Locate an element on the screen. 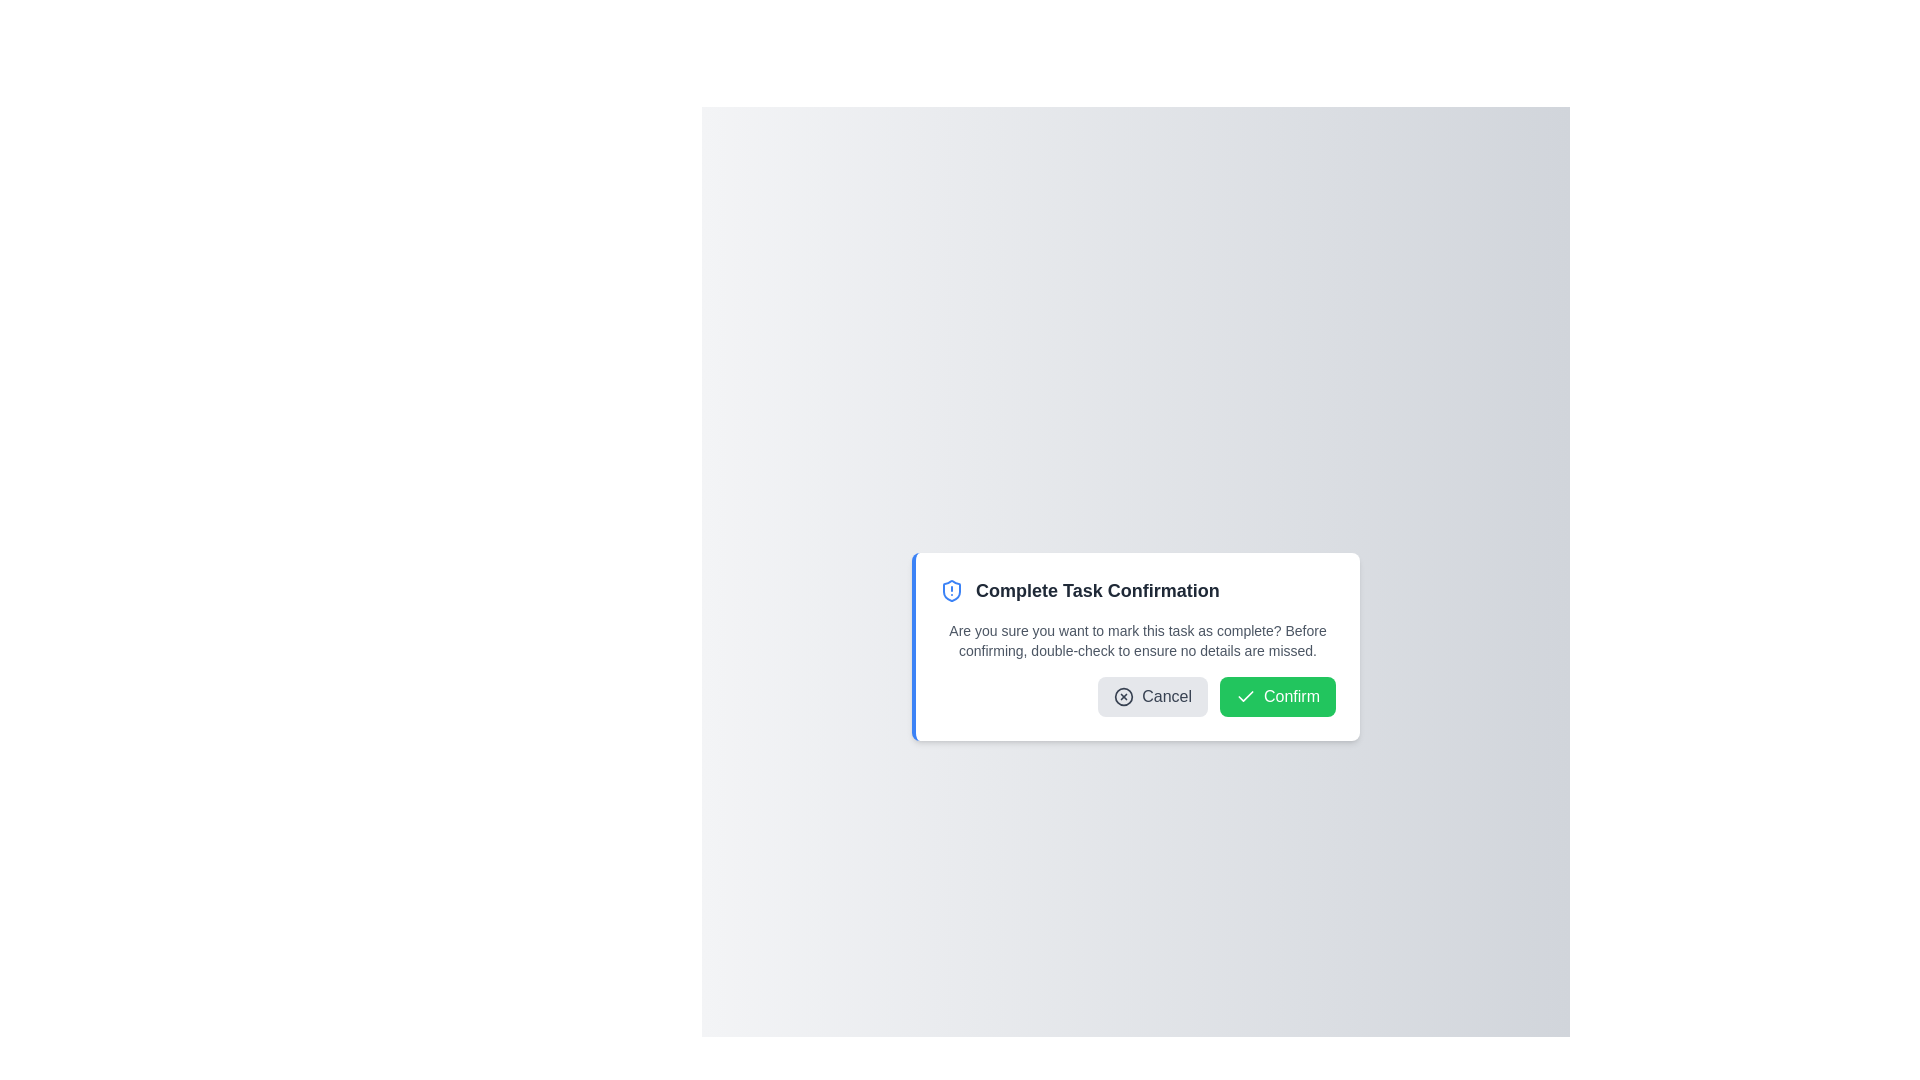 This screenshot has width=1920, height=1080. the header element with a shield icon and the text 'Complete Task Confirmation' at the top-left of the confirmation dialog box is located at coordinates (1137, 589).